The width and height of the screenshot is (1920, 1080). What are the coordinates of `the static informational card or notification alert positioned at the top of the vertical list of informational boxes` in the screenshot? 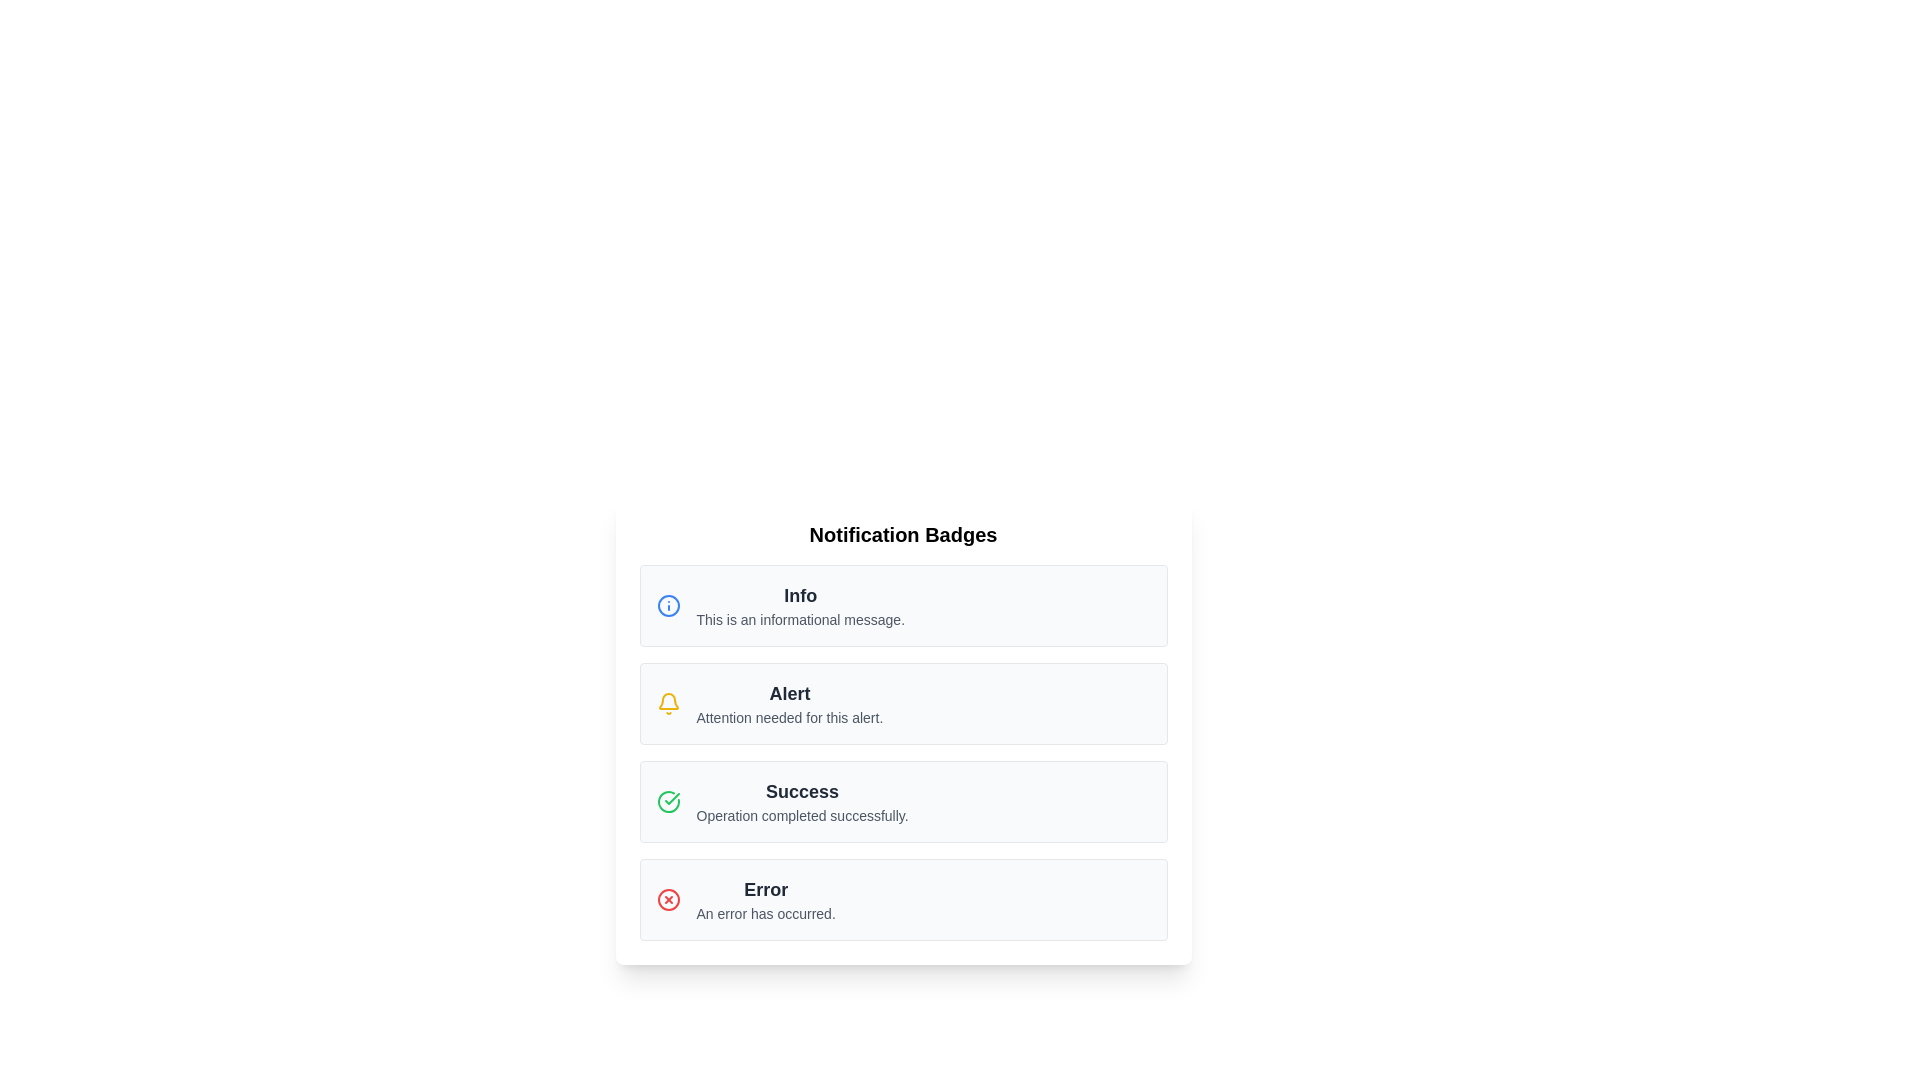 It's located at (902, 604).